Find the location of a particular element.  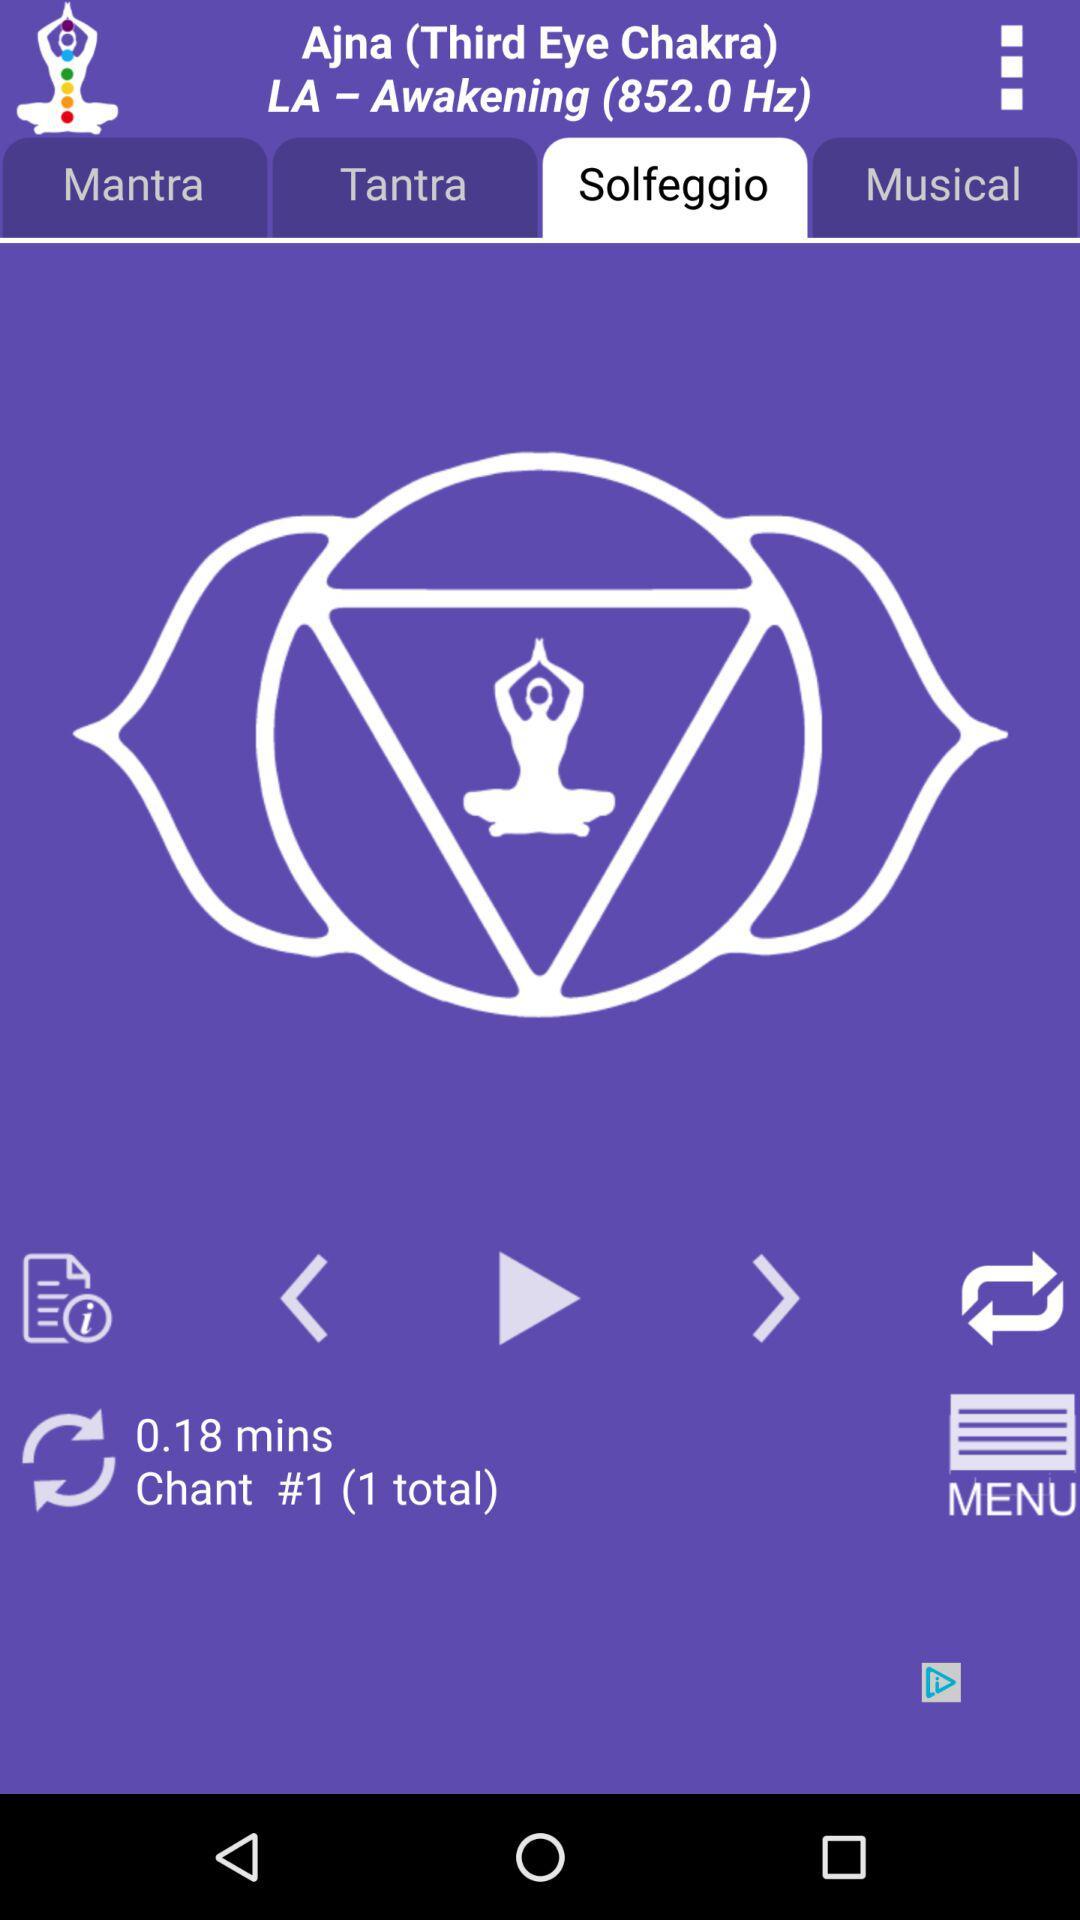

rotate button is located at coordinates (66, 1460).